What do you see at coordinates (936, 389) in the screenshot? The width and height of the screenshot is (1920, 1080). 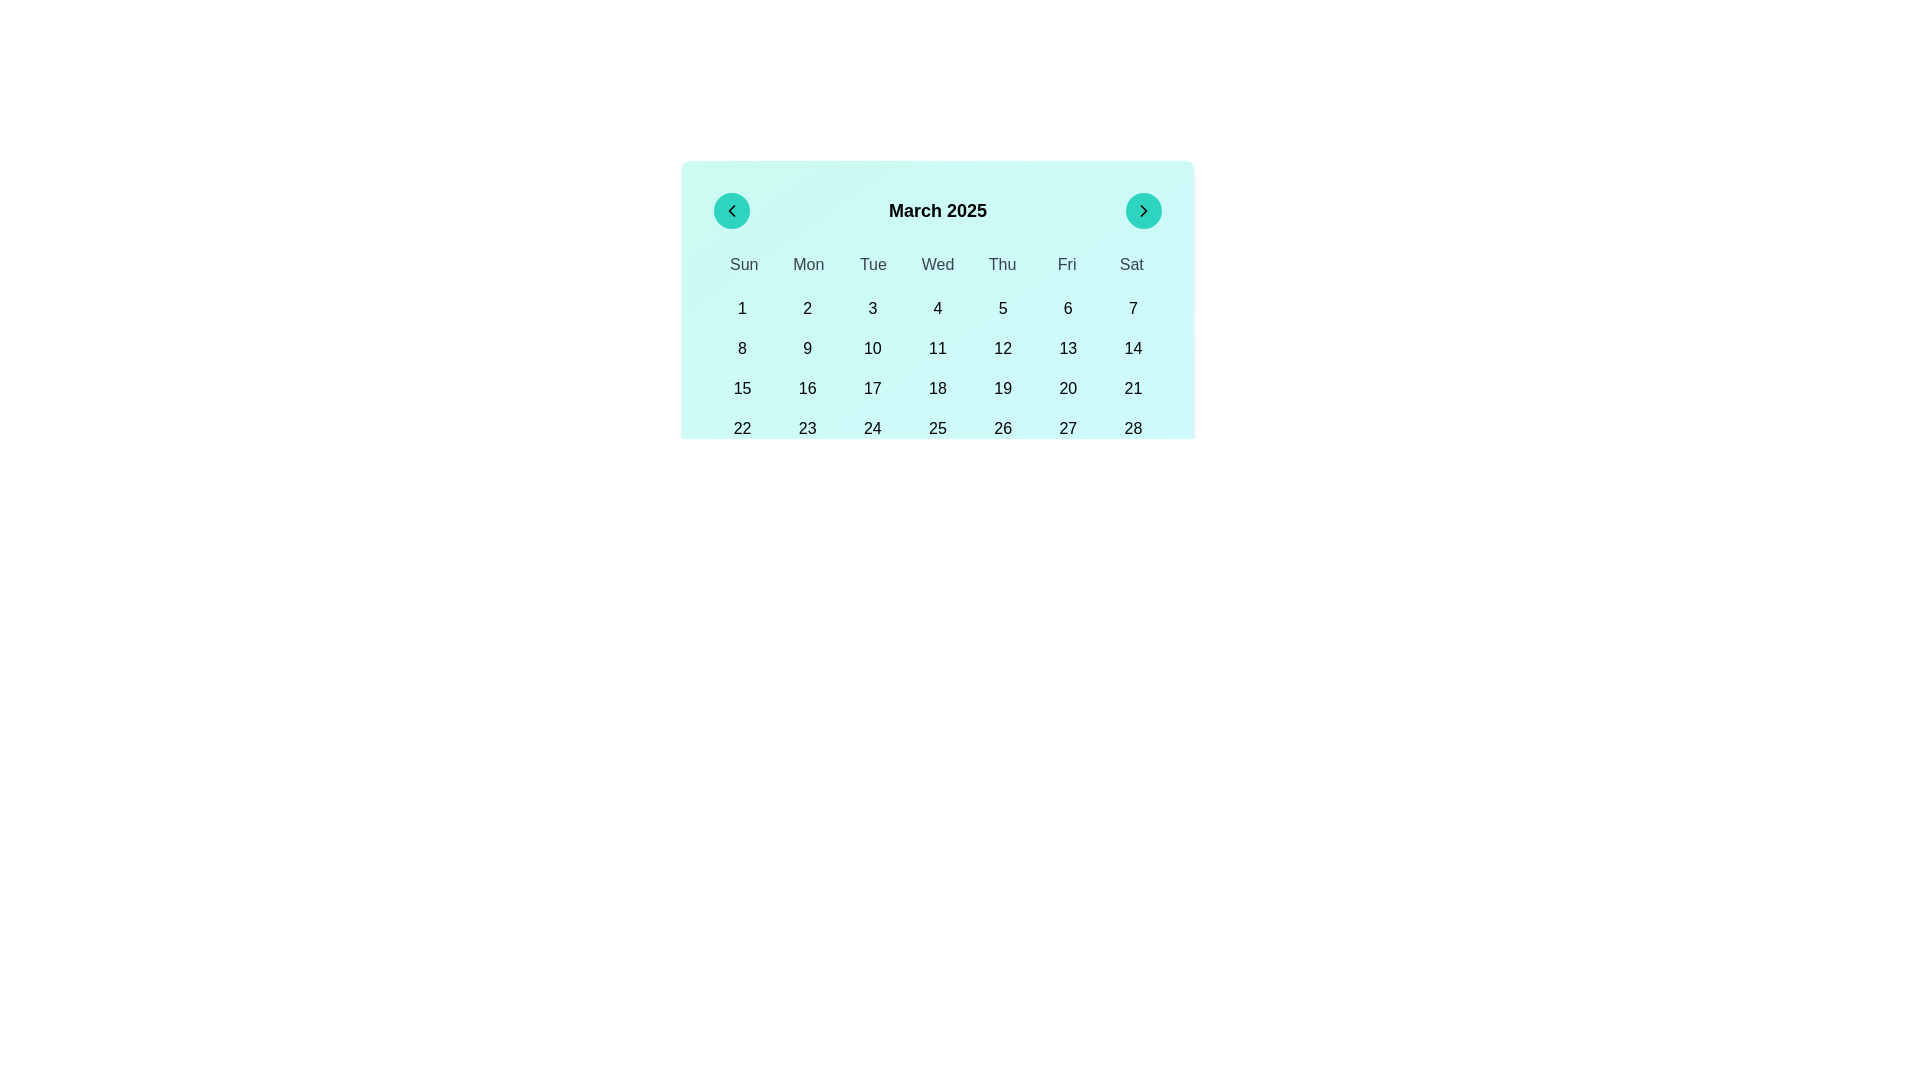 I see `the individual day cell in the interactive calendar grid located below the 'March 2025' header` at bounding box center [936, 389].